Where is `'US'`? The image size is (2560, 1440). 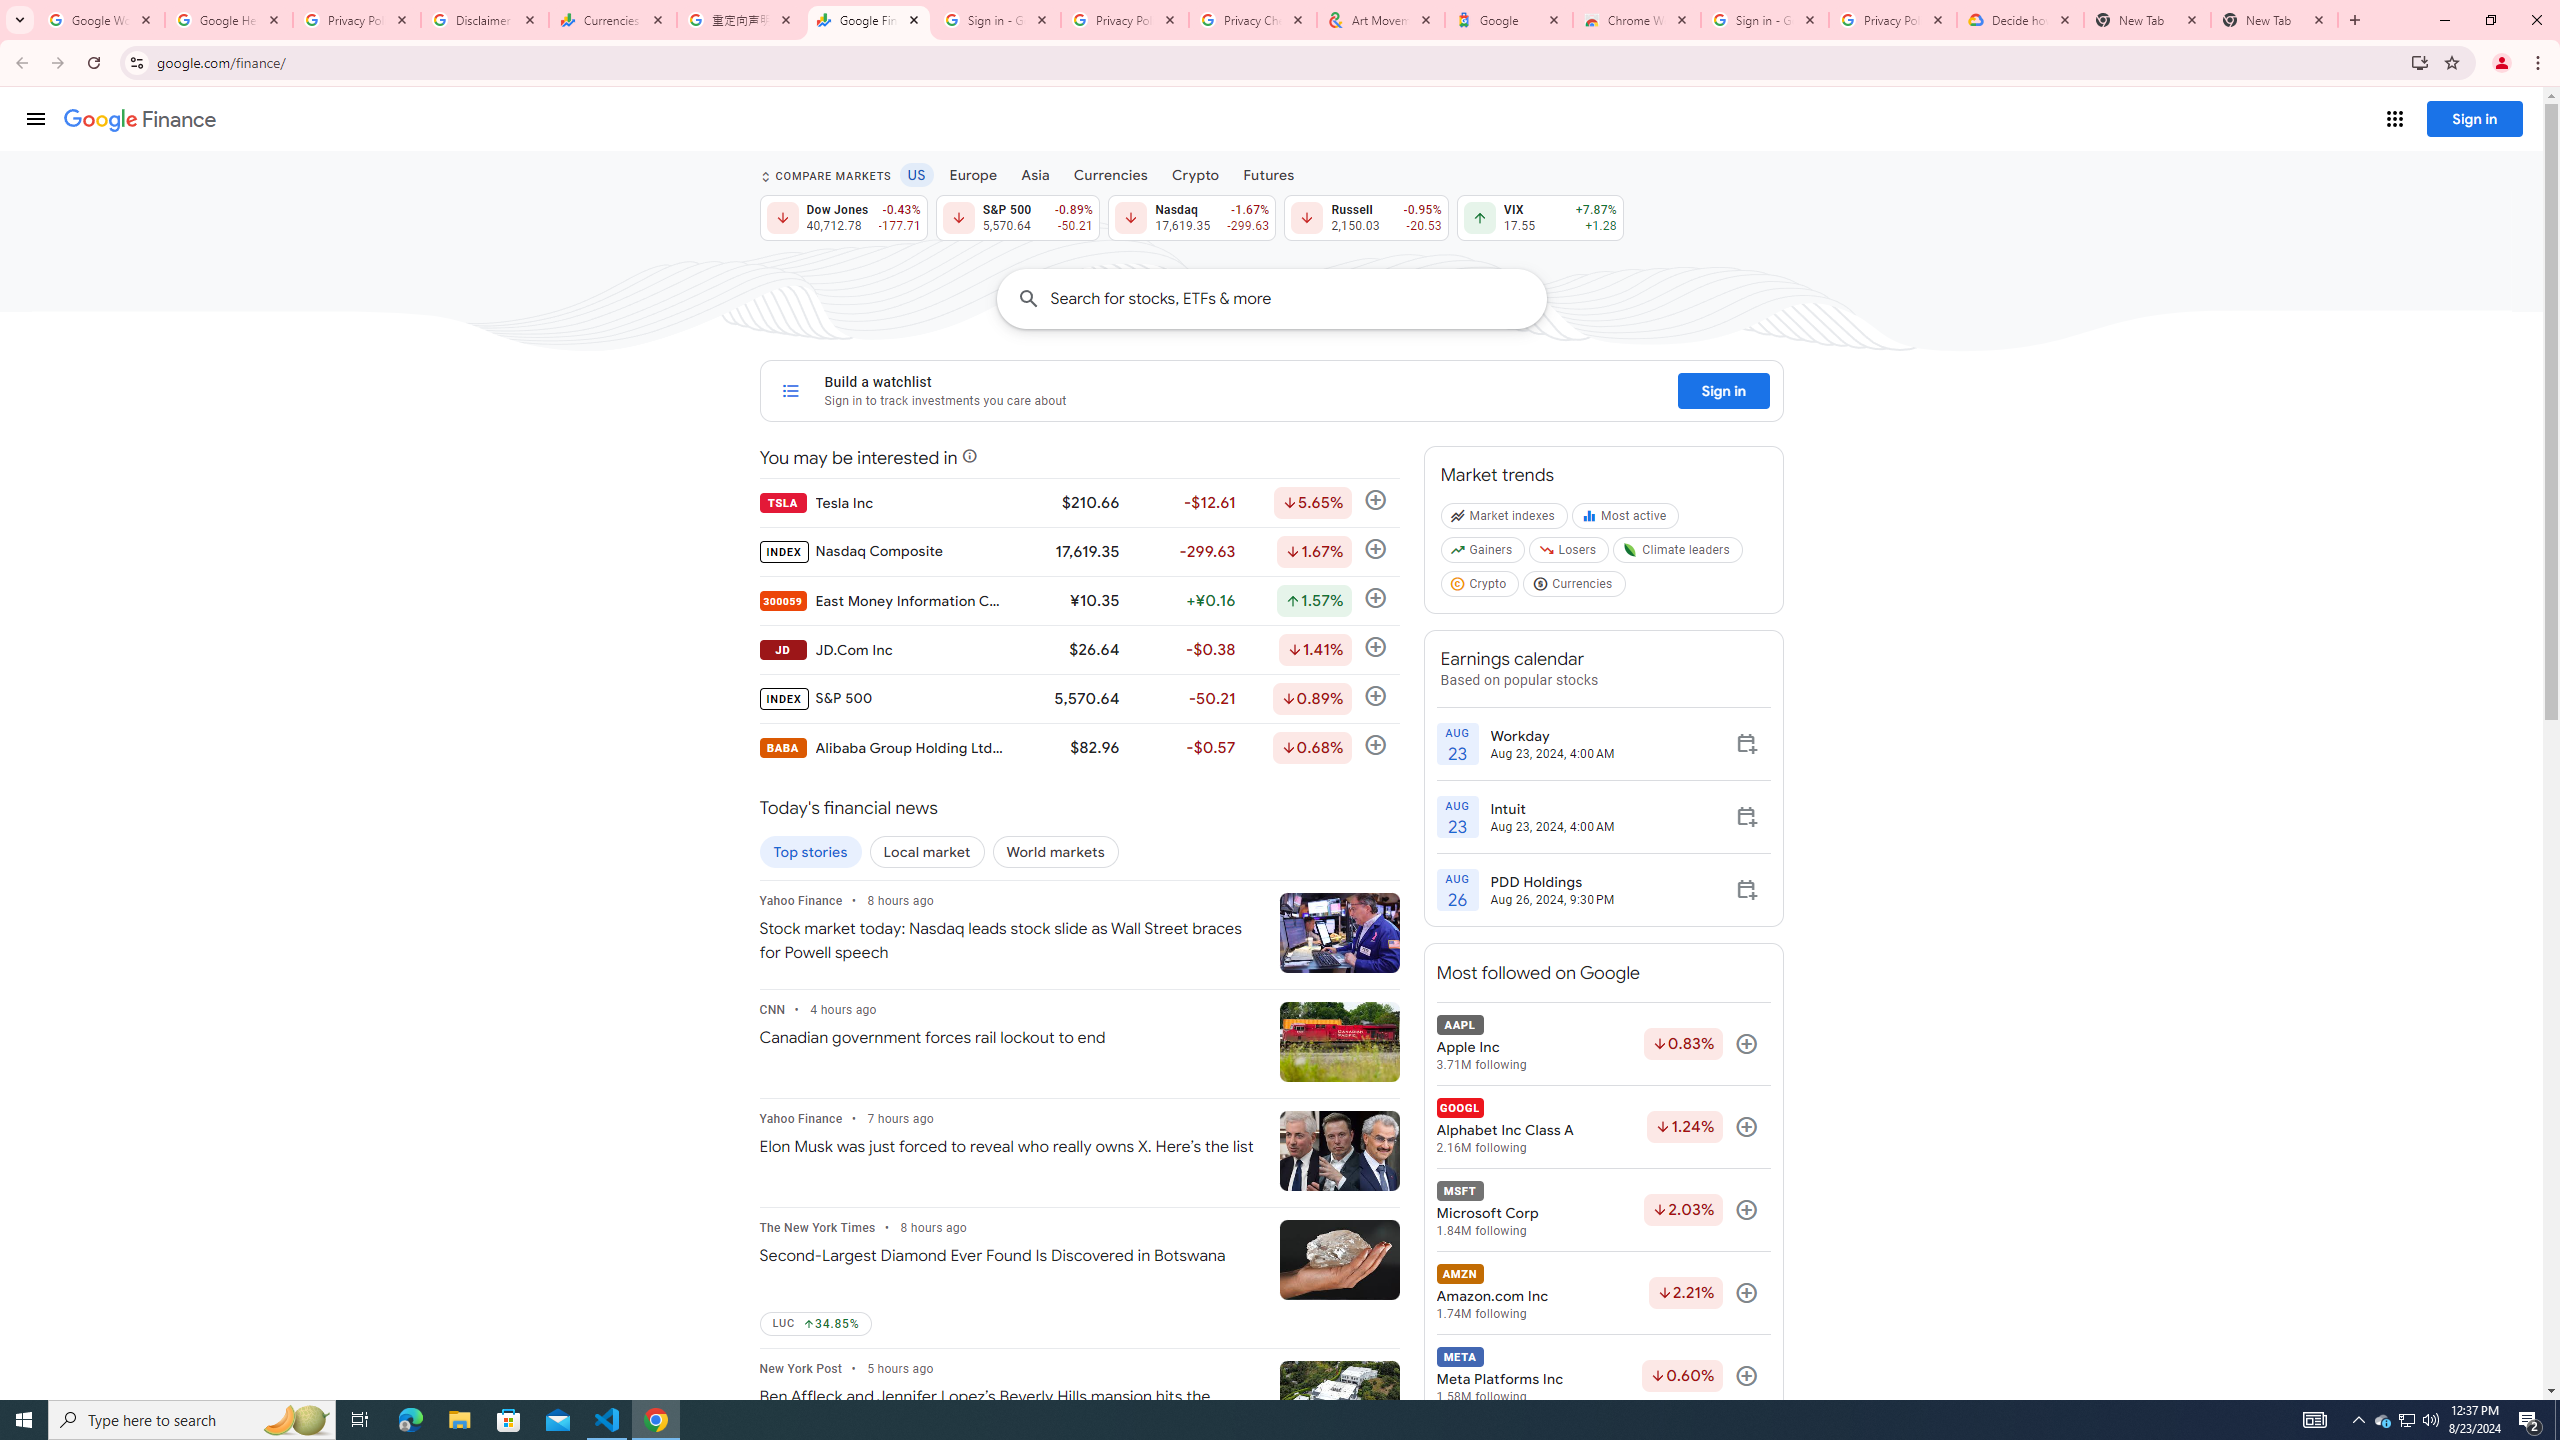 'US' is located at coordinates (916, 173).